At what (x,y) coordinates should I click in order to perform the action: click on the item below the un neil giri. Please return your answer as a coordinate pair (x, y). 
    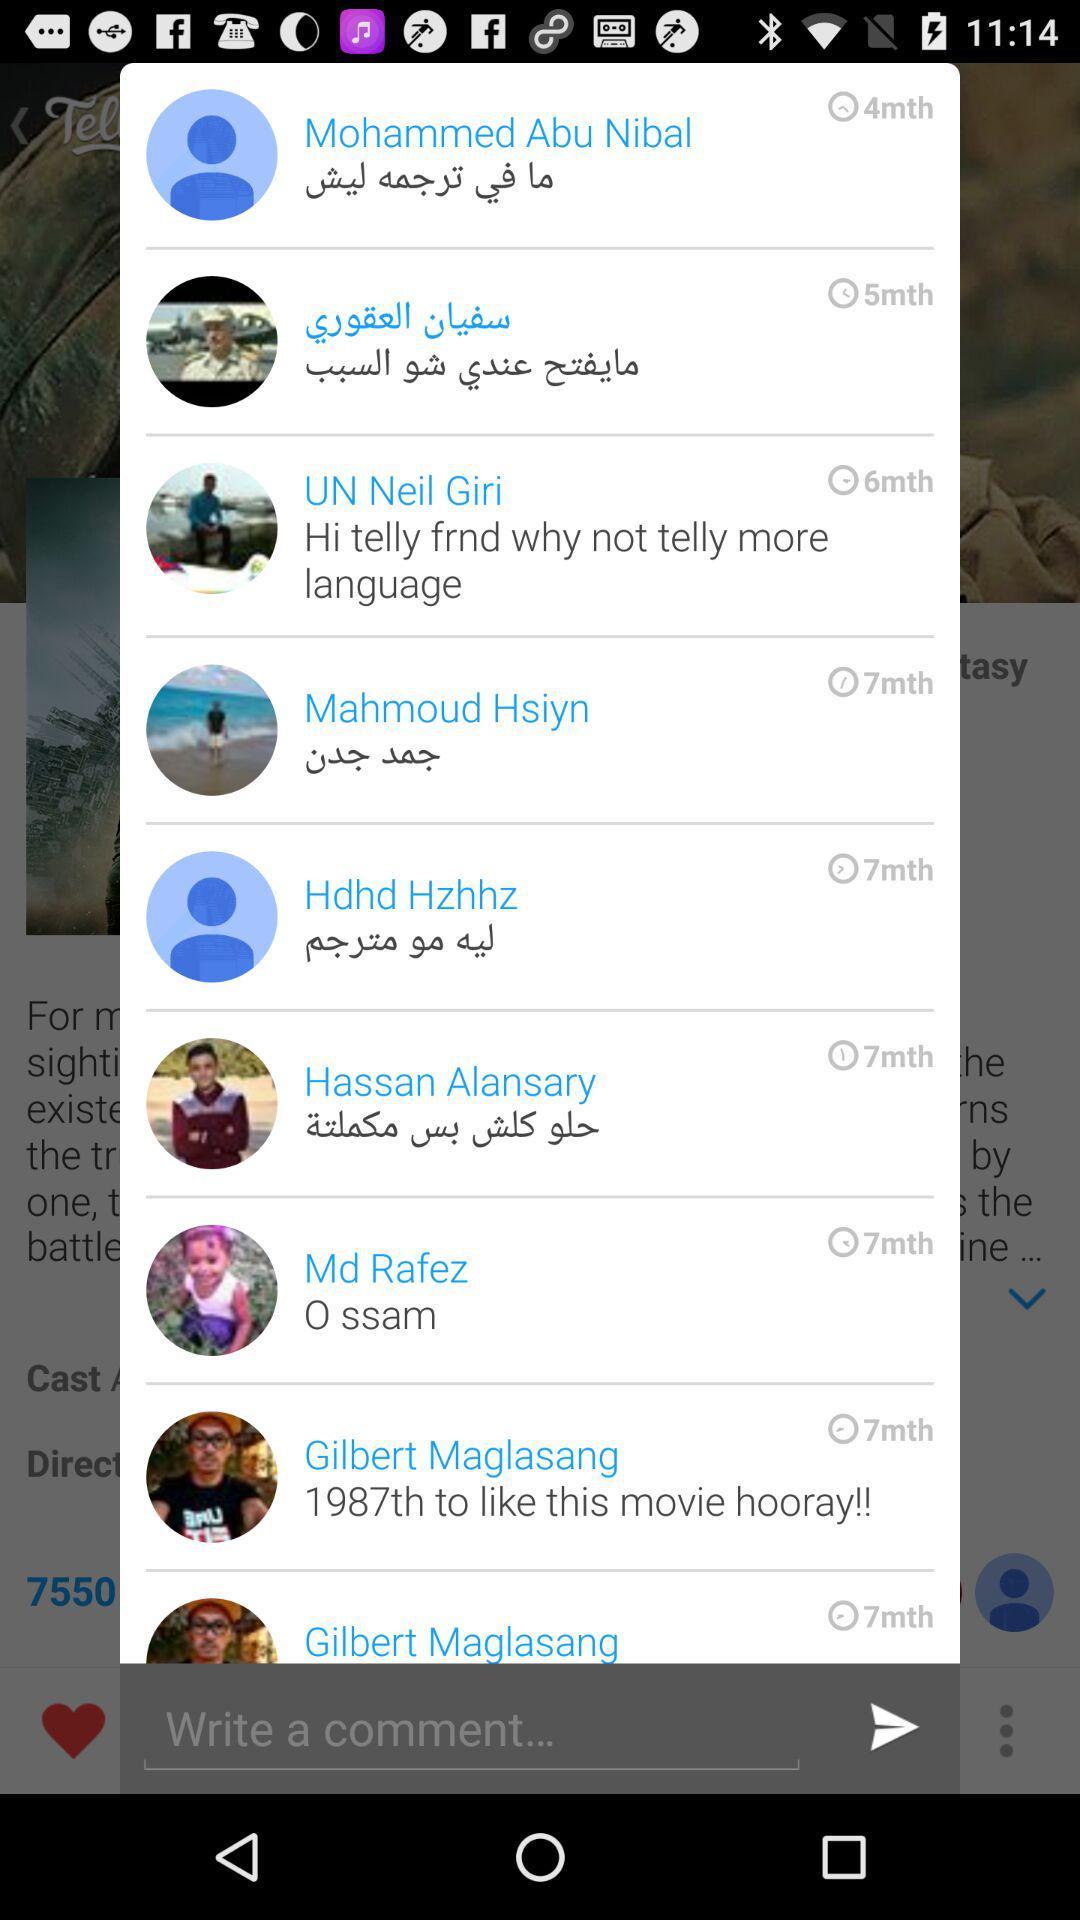
    Looking at the image, I should click on (617, 729).